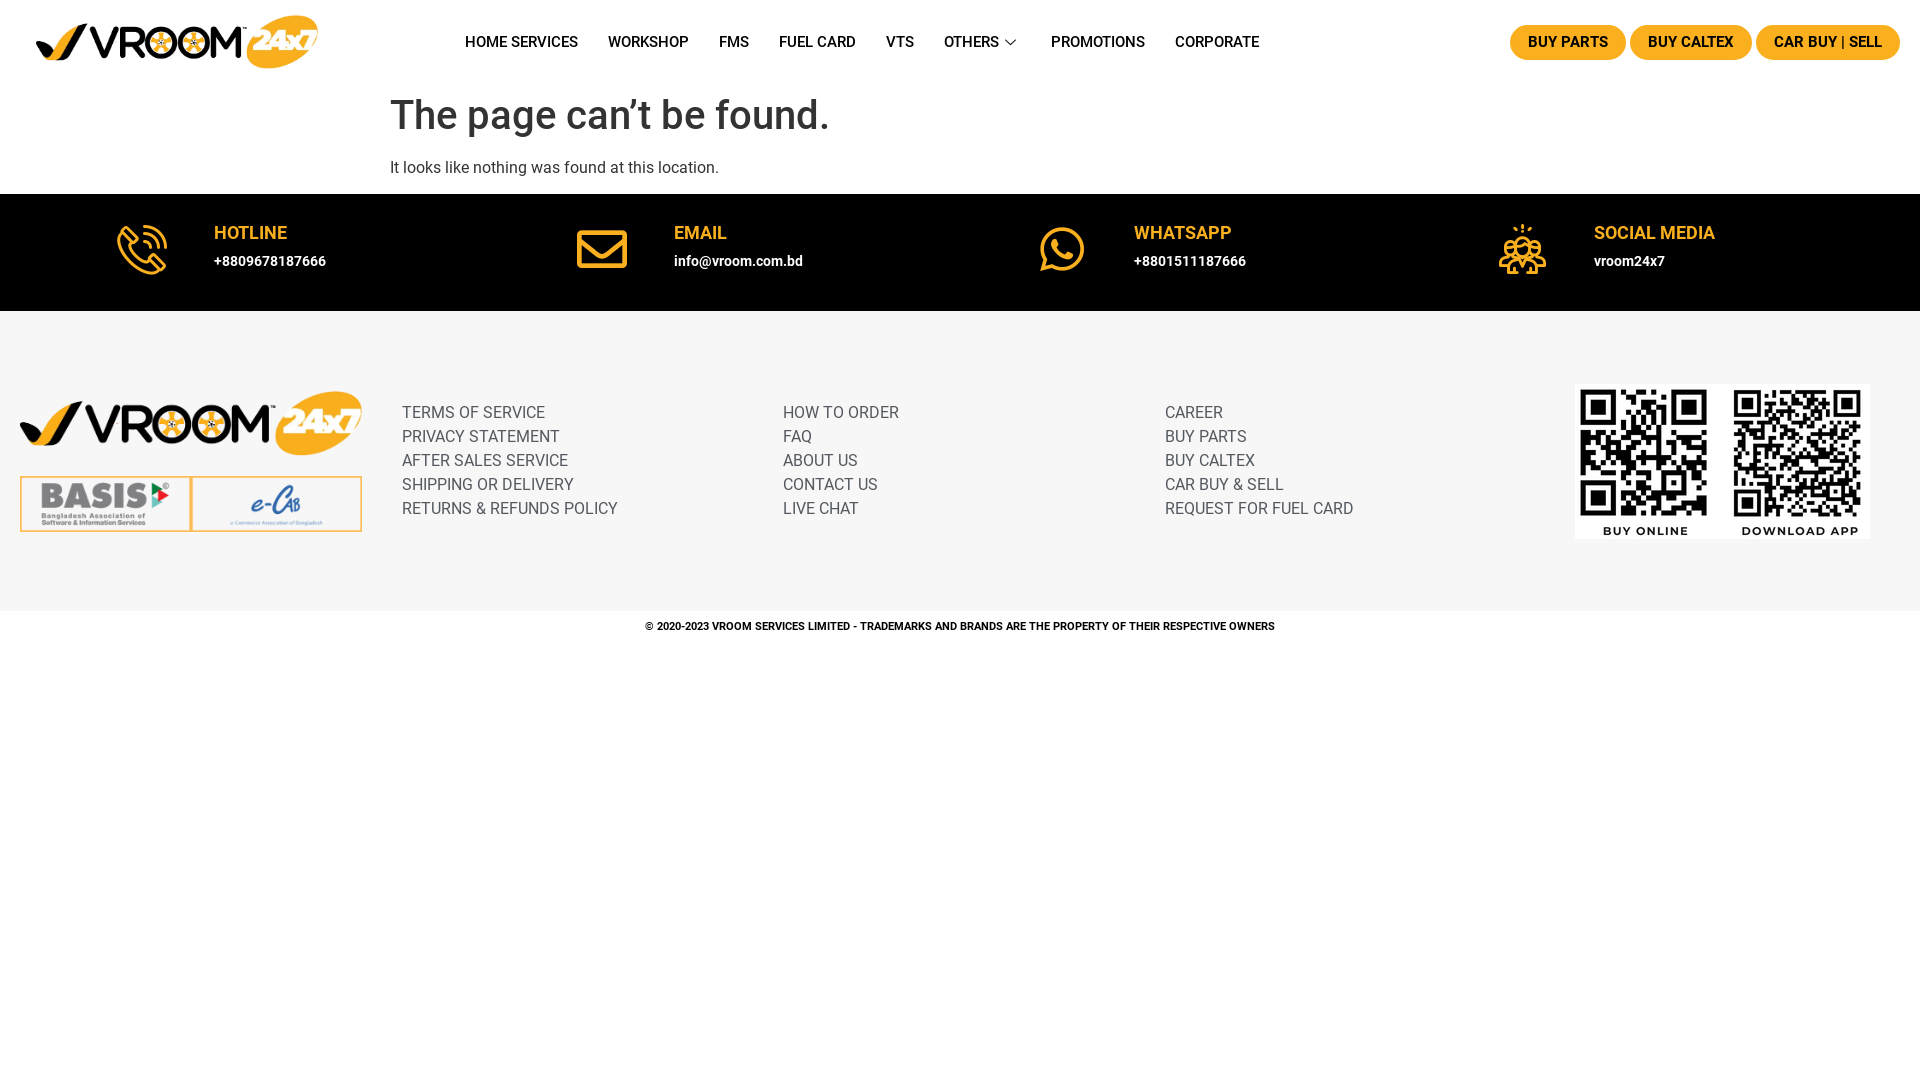  What do you see at coordinates (401, 461) in the screenshot?
I see `'AFTER SALES SERVICE'` at bounding box center [401, 461].